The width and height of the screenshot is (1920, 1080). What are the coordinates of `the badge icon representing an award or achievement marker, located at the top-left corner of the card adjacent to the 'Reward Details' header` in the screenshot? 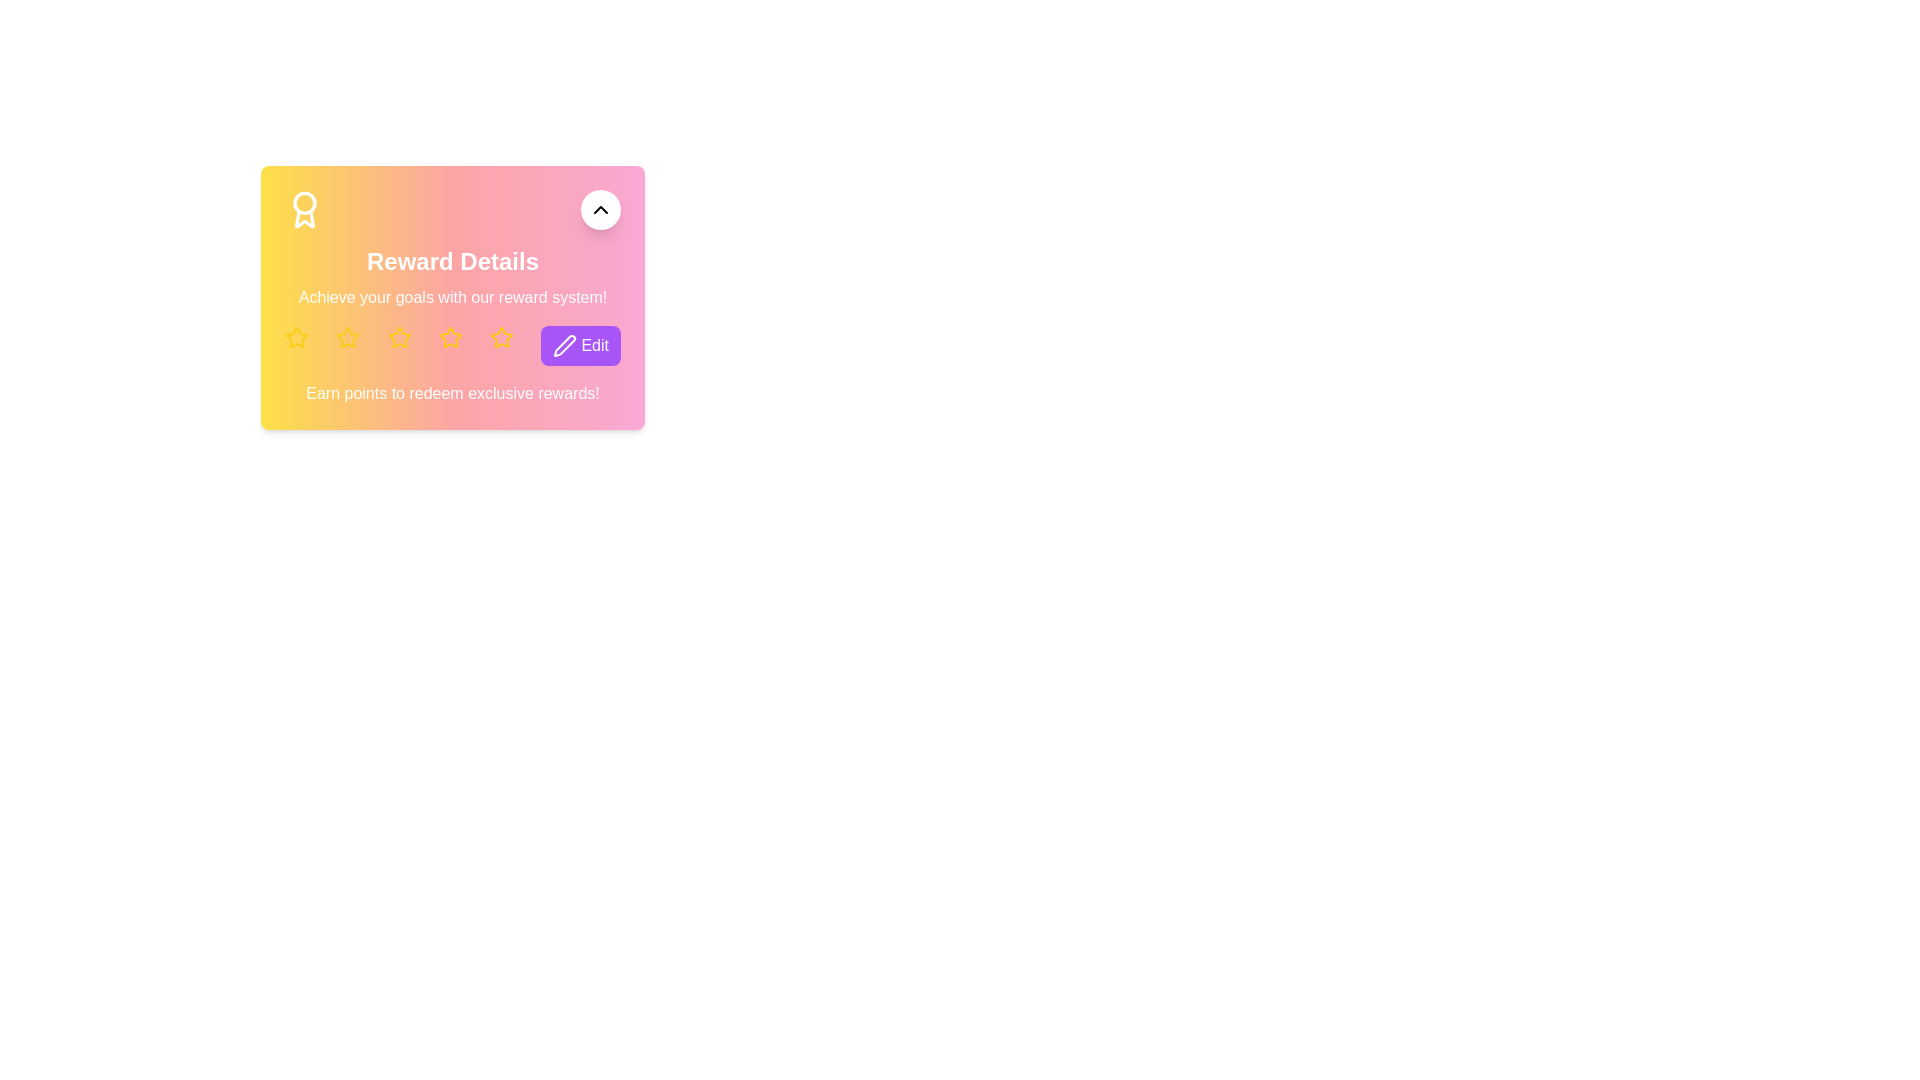 It's located at (304, 209).